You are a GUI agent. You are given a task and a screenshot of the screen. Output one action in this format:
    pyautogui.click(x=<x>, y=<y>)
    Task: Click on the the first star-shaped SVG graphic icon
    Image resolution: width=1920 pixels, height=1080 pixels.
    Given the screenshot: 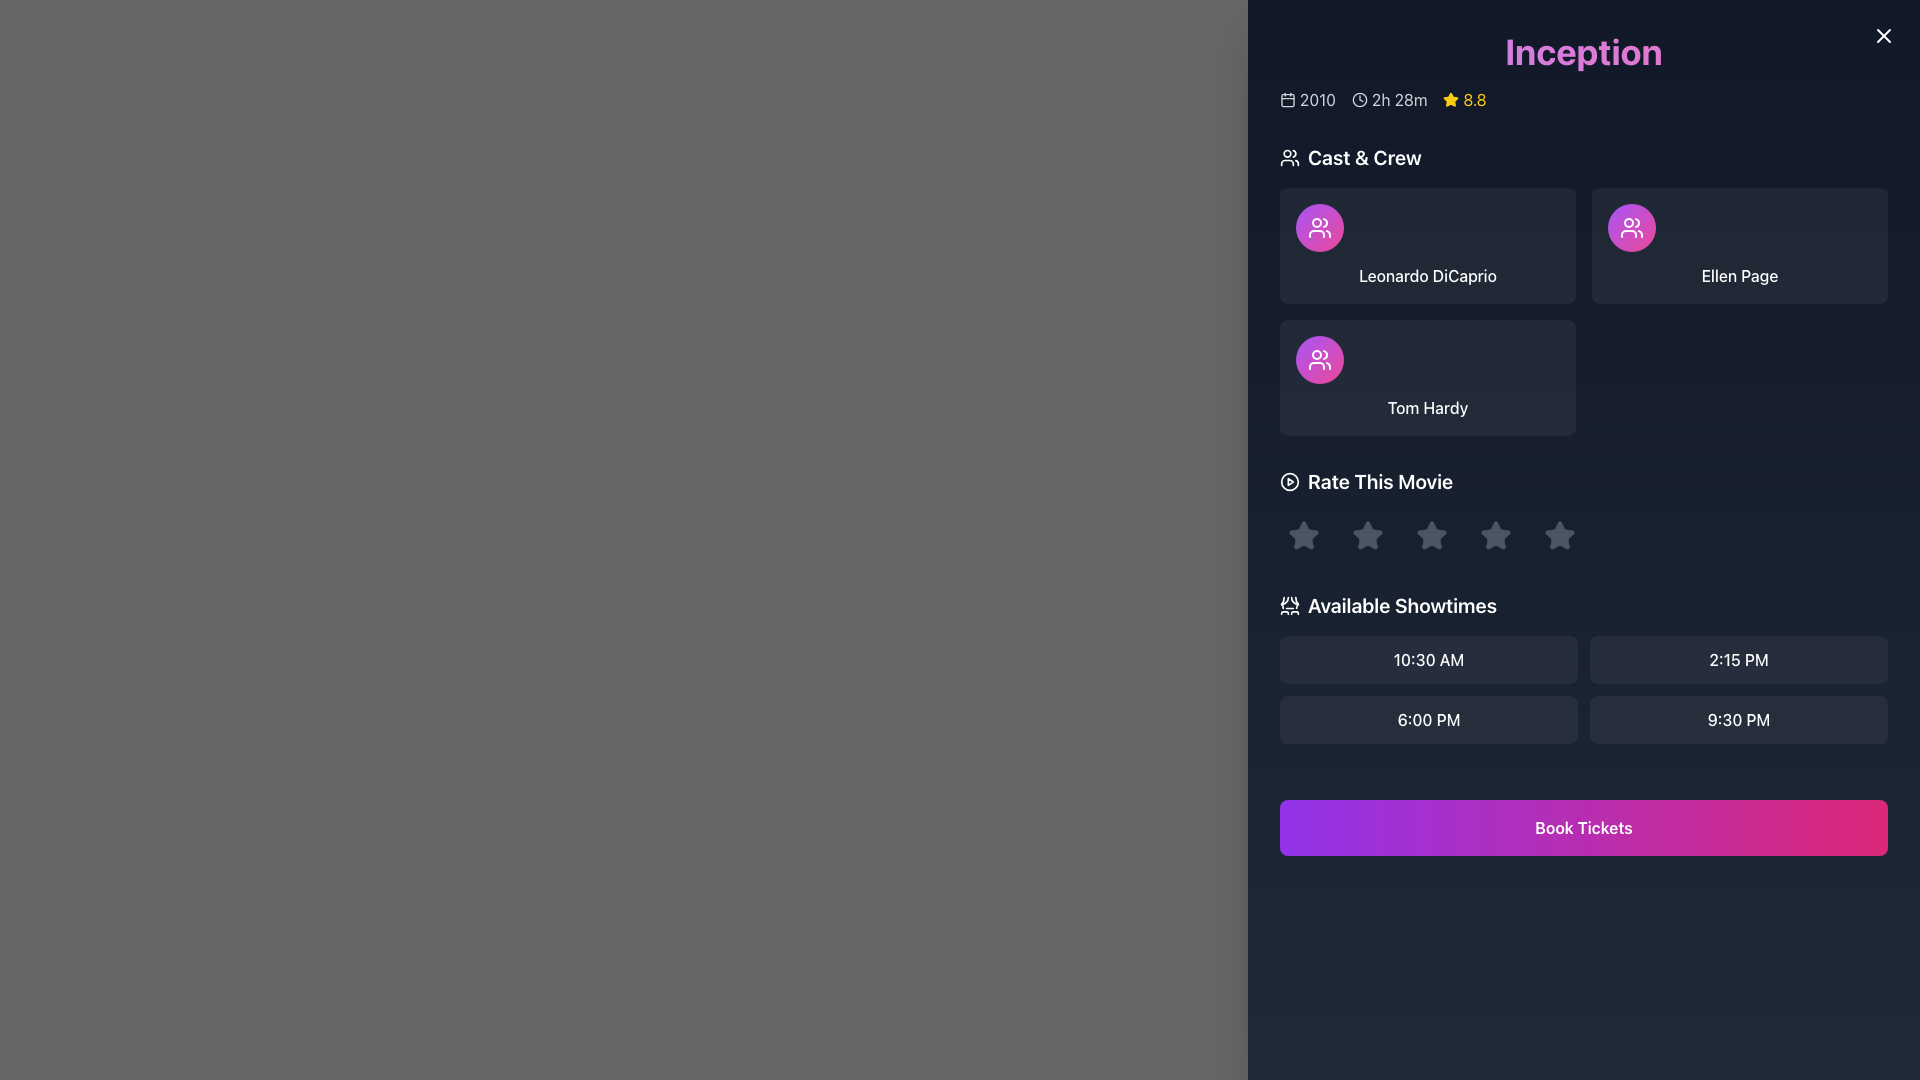 What is the action you would take?
    pyautogui.click(x=1304, y=534)
    